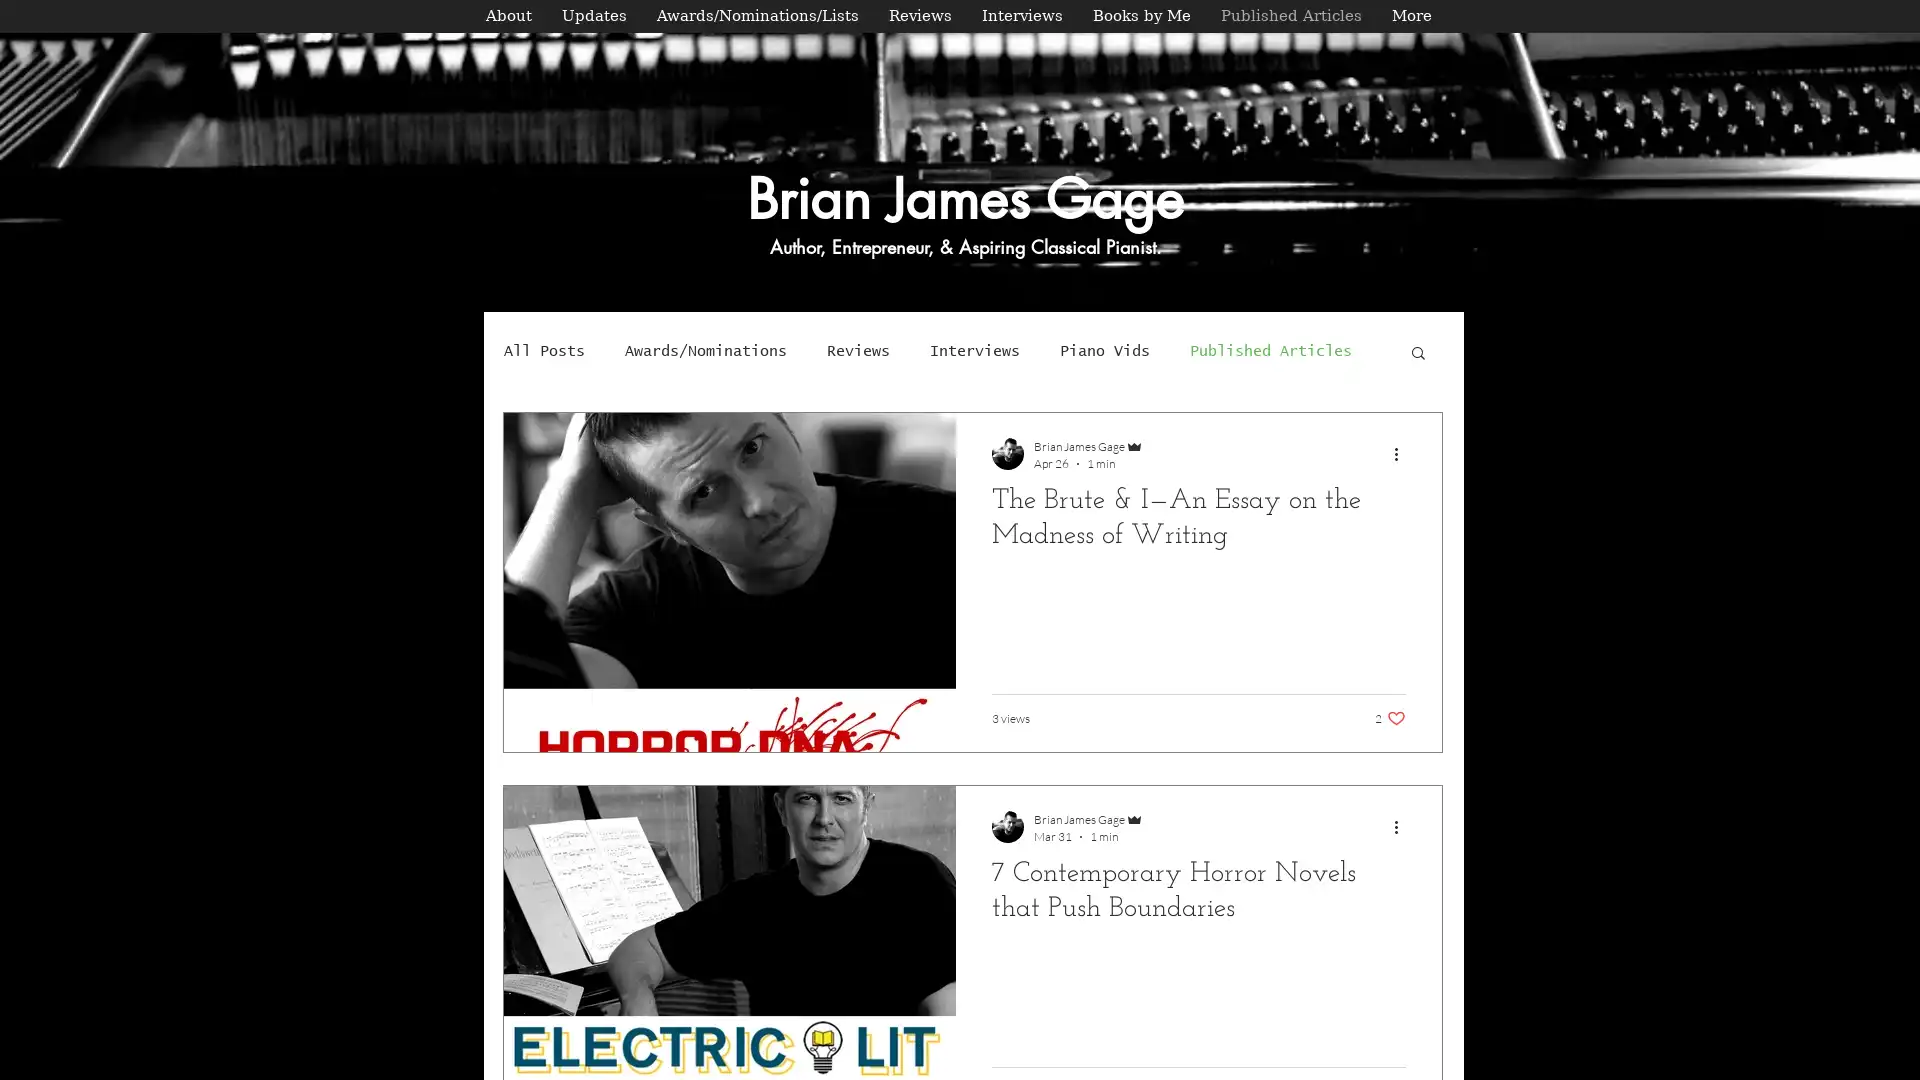 This screenshot has height=1080, width=1920. I want to click on Reviews, so click(858, 350).